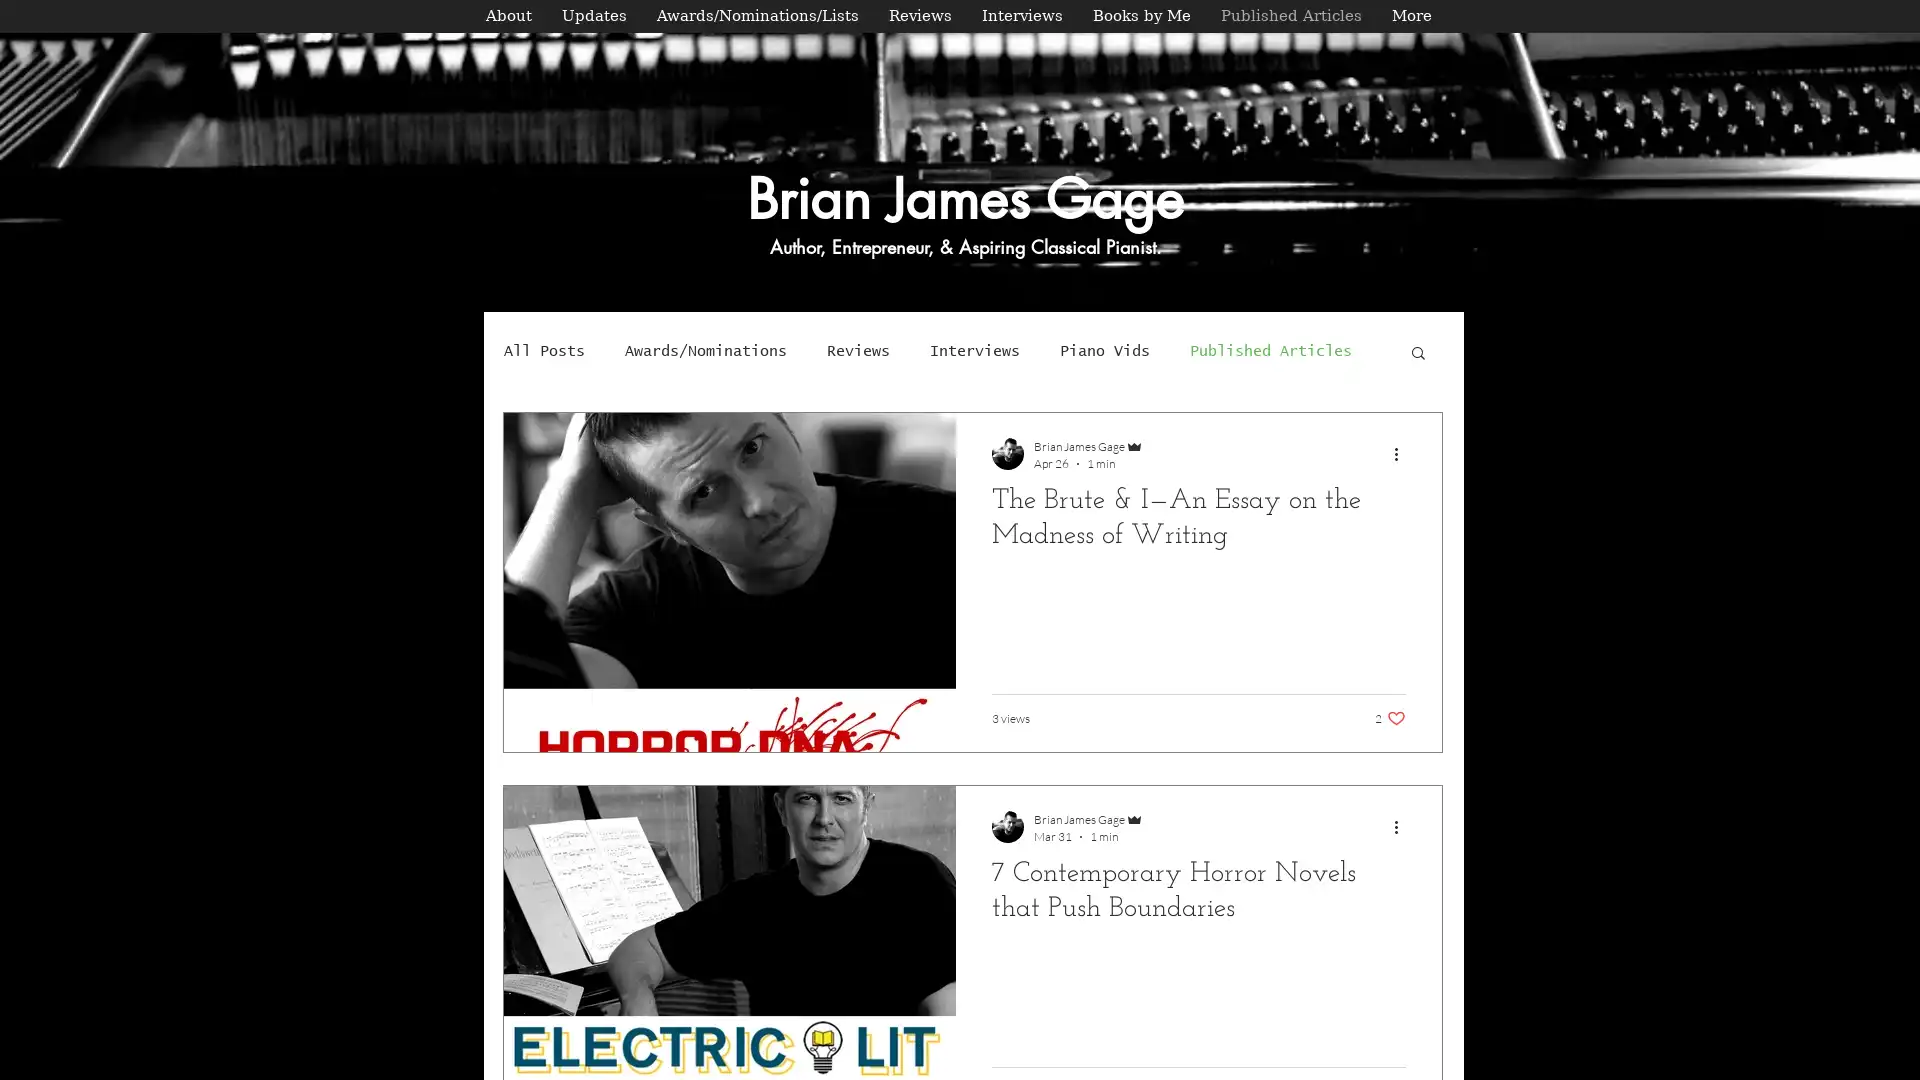 This screenshot has height=1080, width=1920. I want to click on Reviews, so click(858, 350).